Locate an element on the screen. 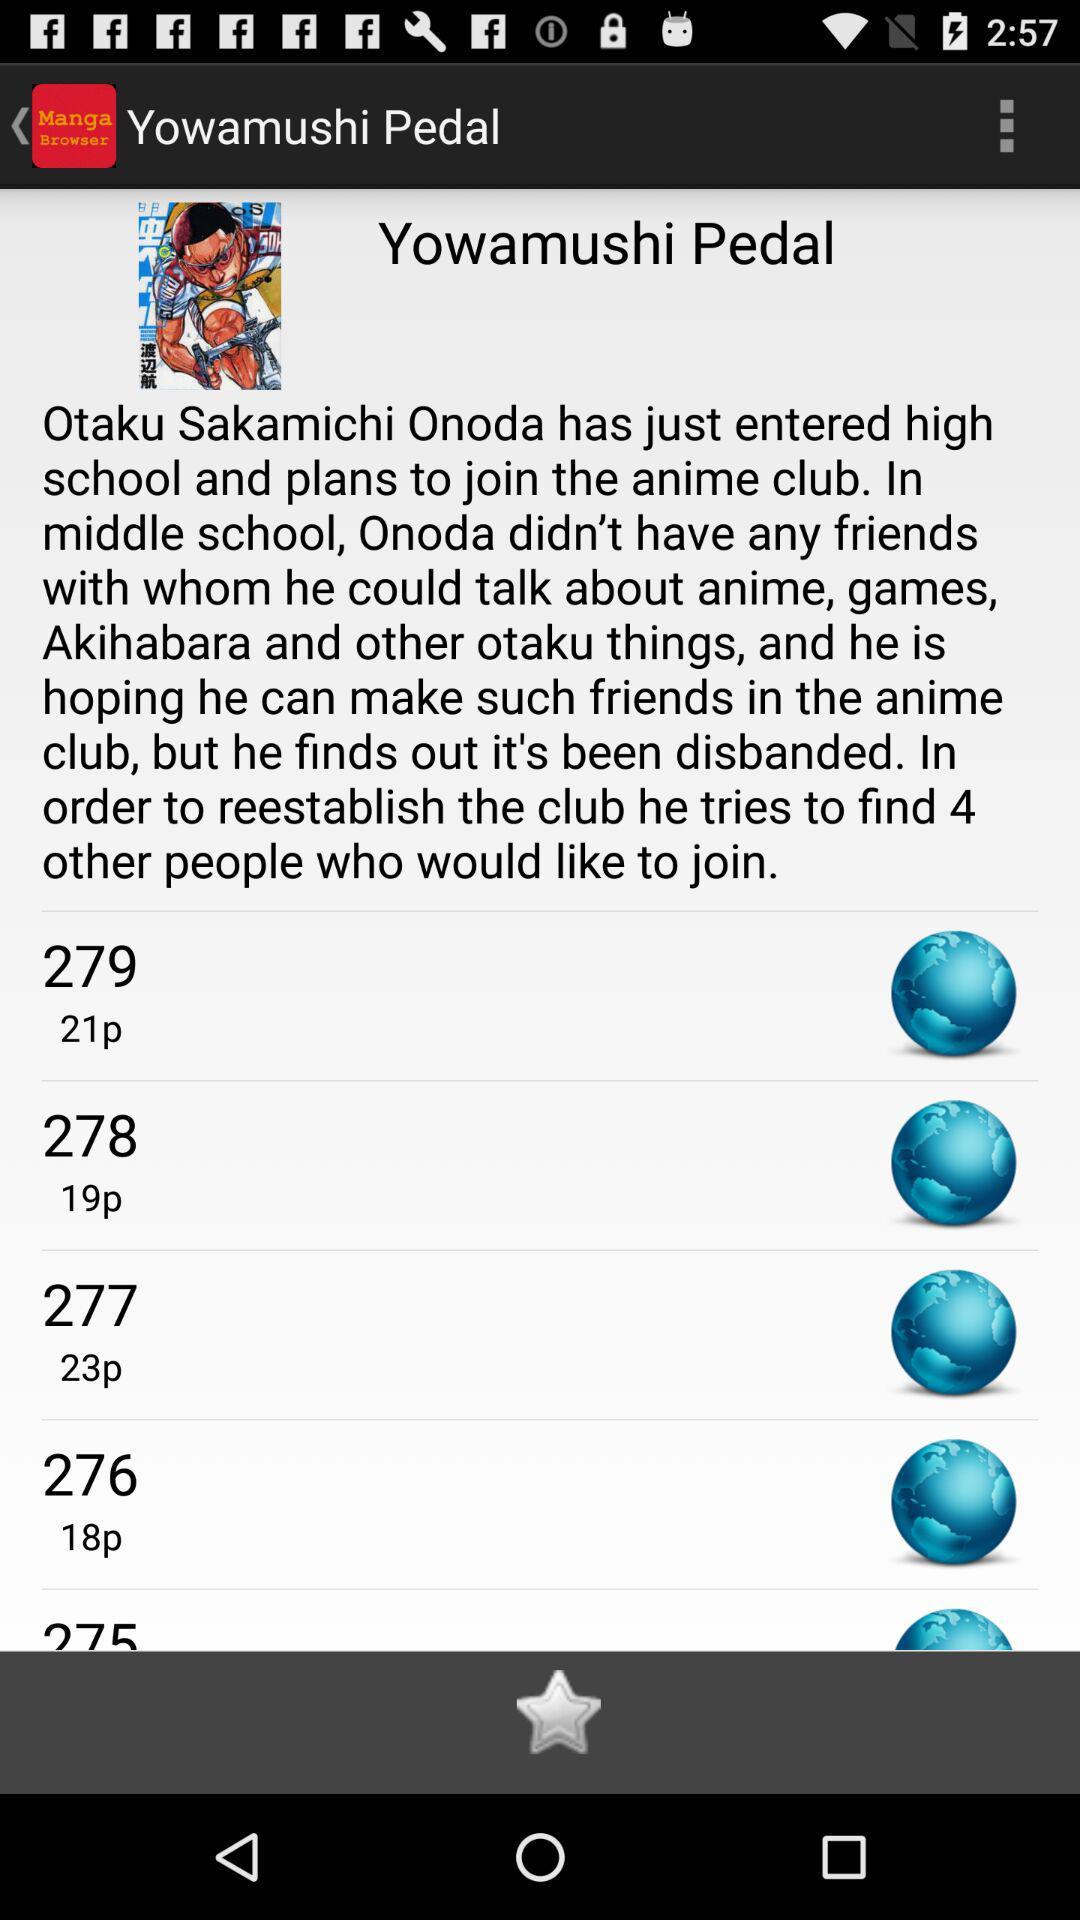  the icon above   18p icon is located at coordinates (540, 1472).